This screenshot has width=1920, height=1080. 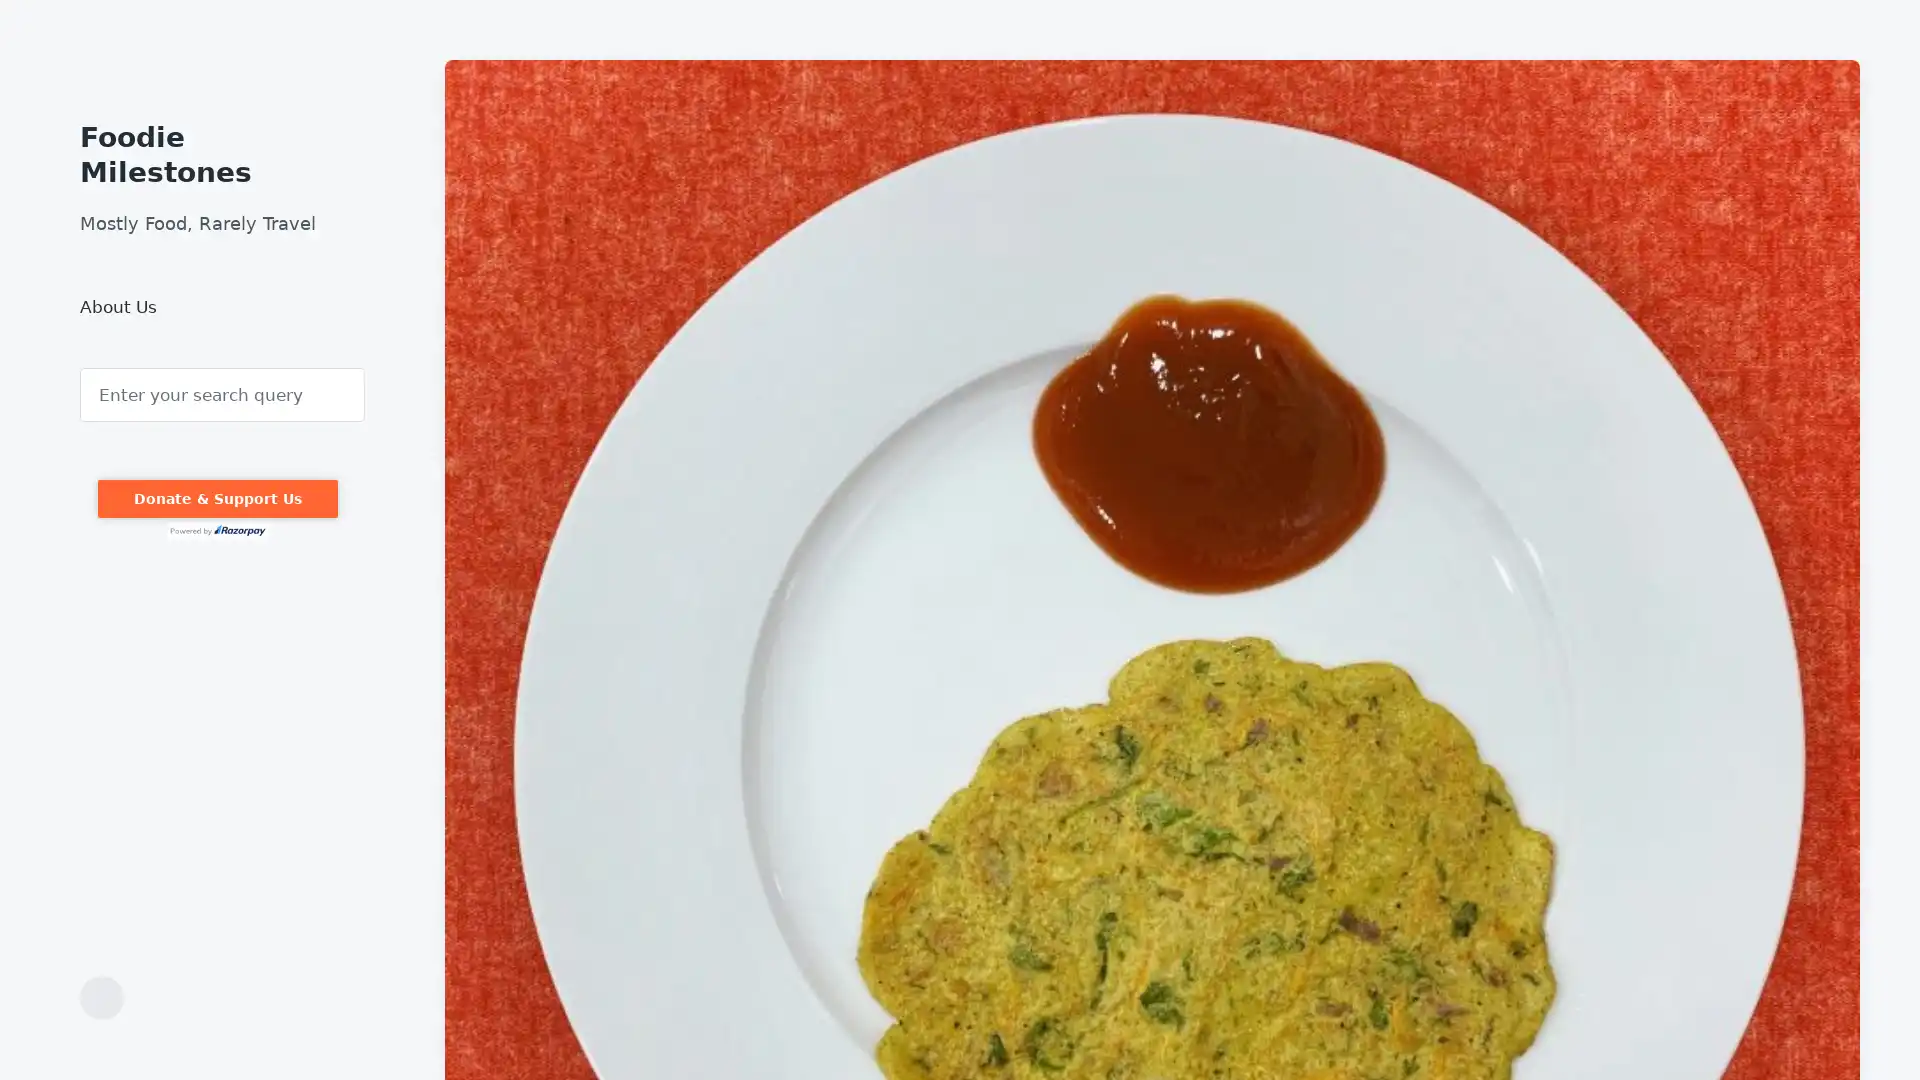 I want to click on Toggle the search field, so click(x=100, y=998).